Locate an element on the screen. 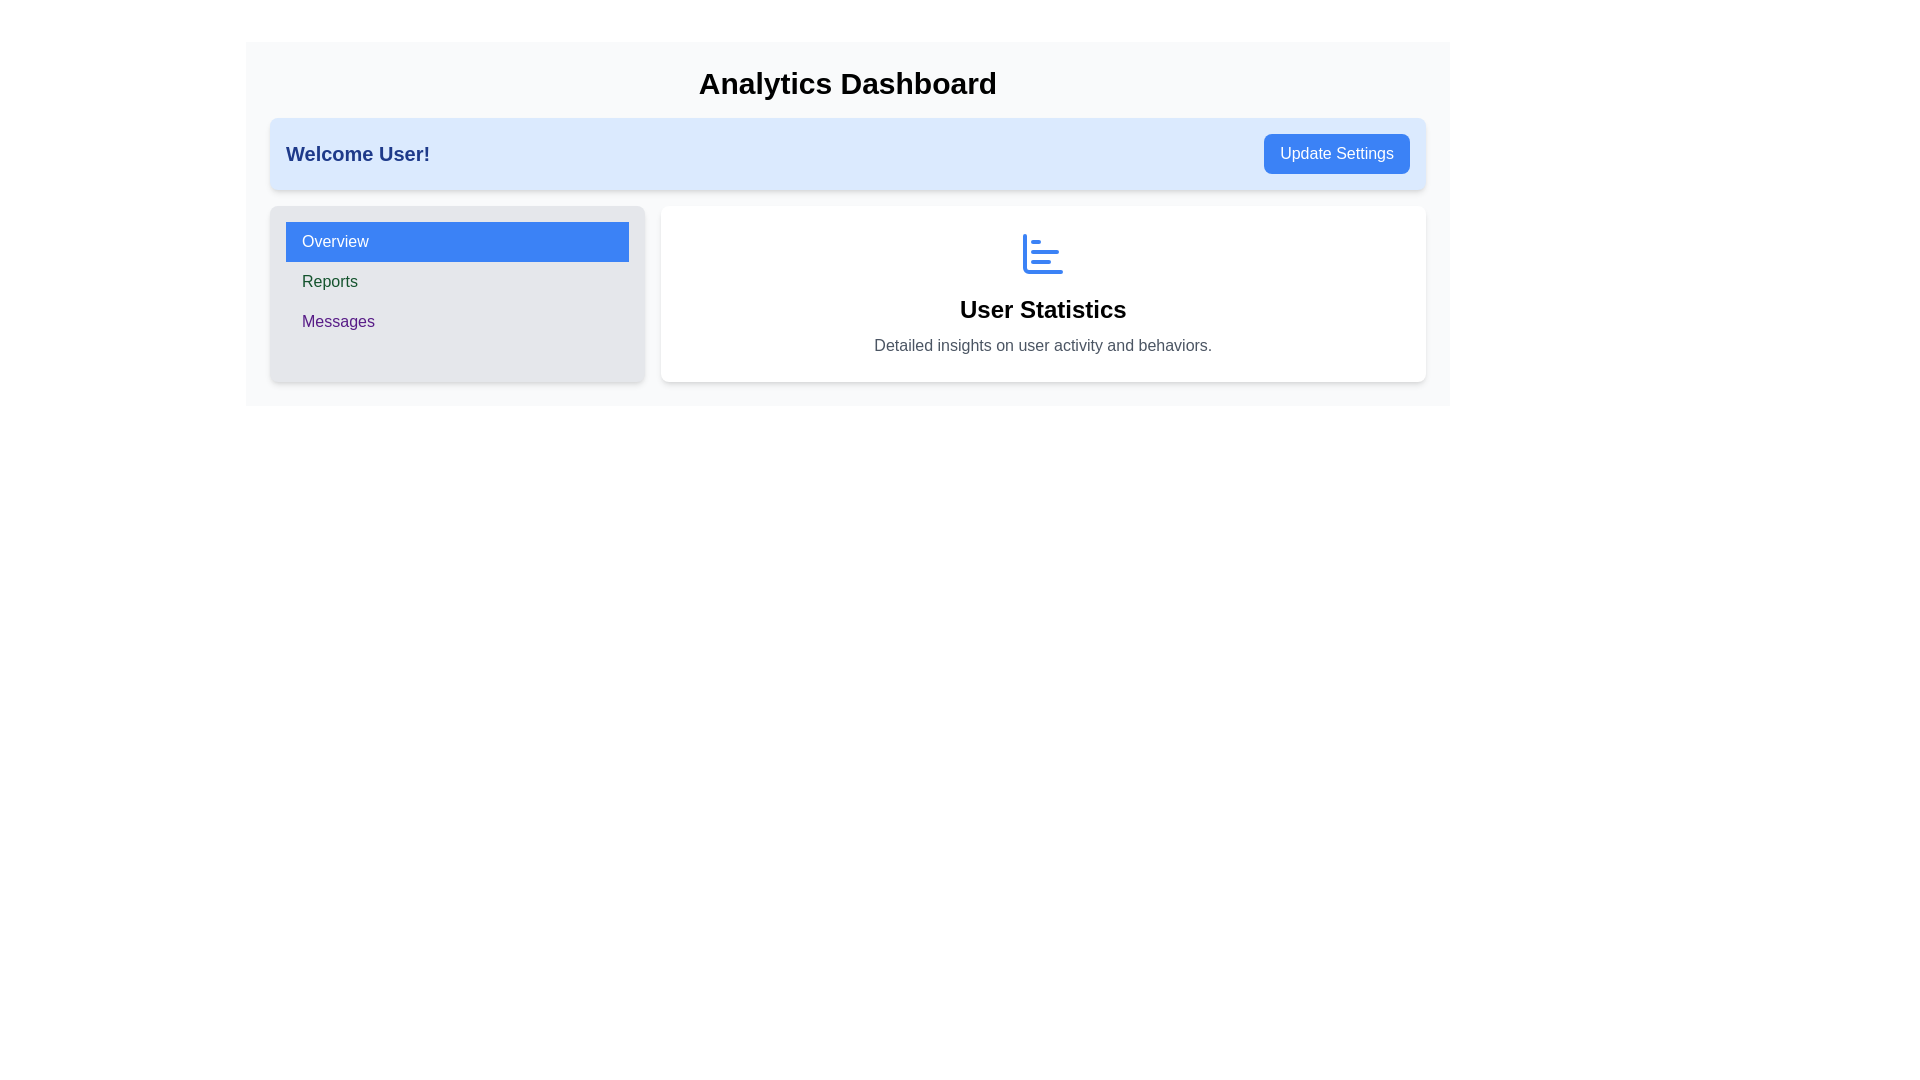  the informational panel titled 'User Statistics', which contains insights on user activity and behaviors is located at coordinates (1042, 293).